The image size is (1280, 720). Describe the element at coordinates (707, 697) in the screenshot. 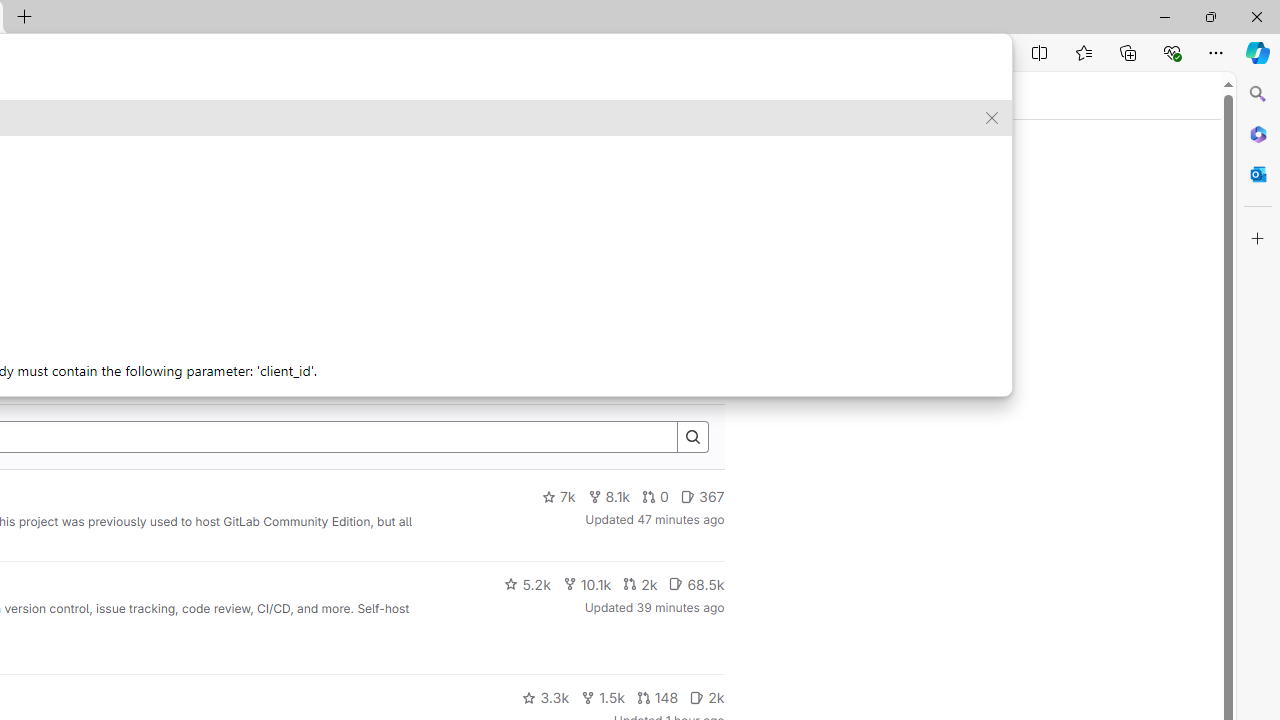

I see `'2k'` at that location.